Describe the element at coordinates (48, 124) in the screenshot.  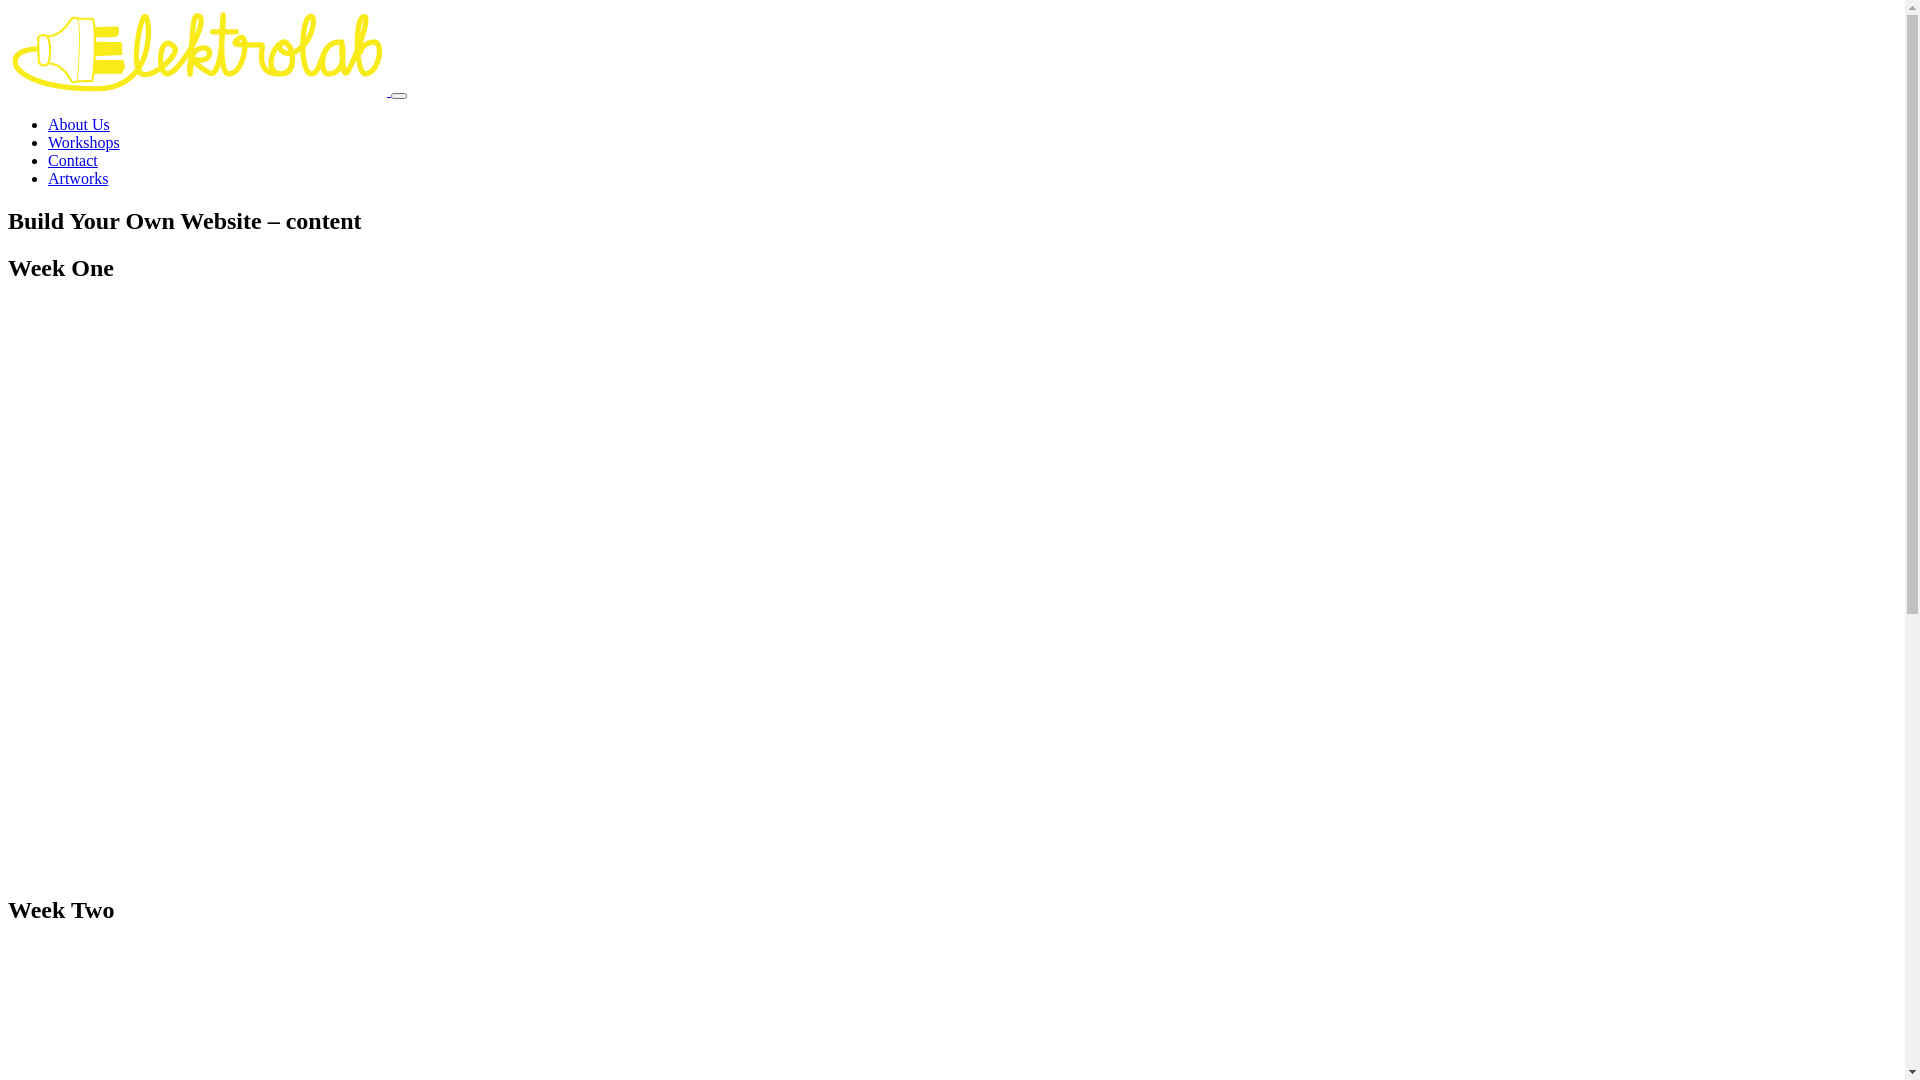
I see `'About Us'` at that location.